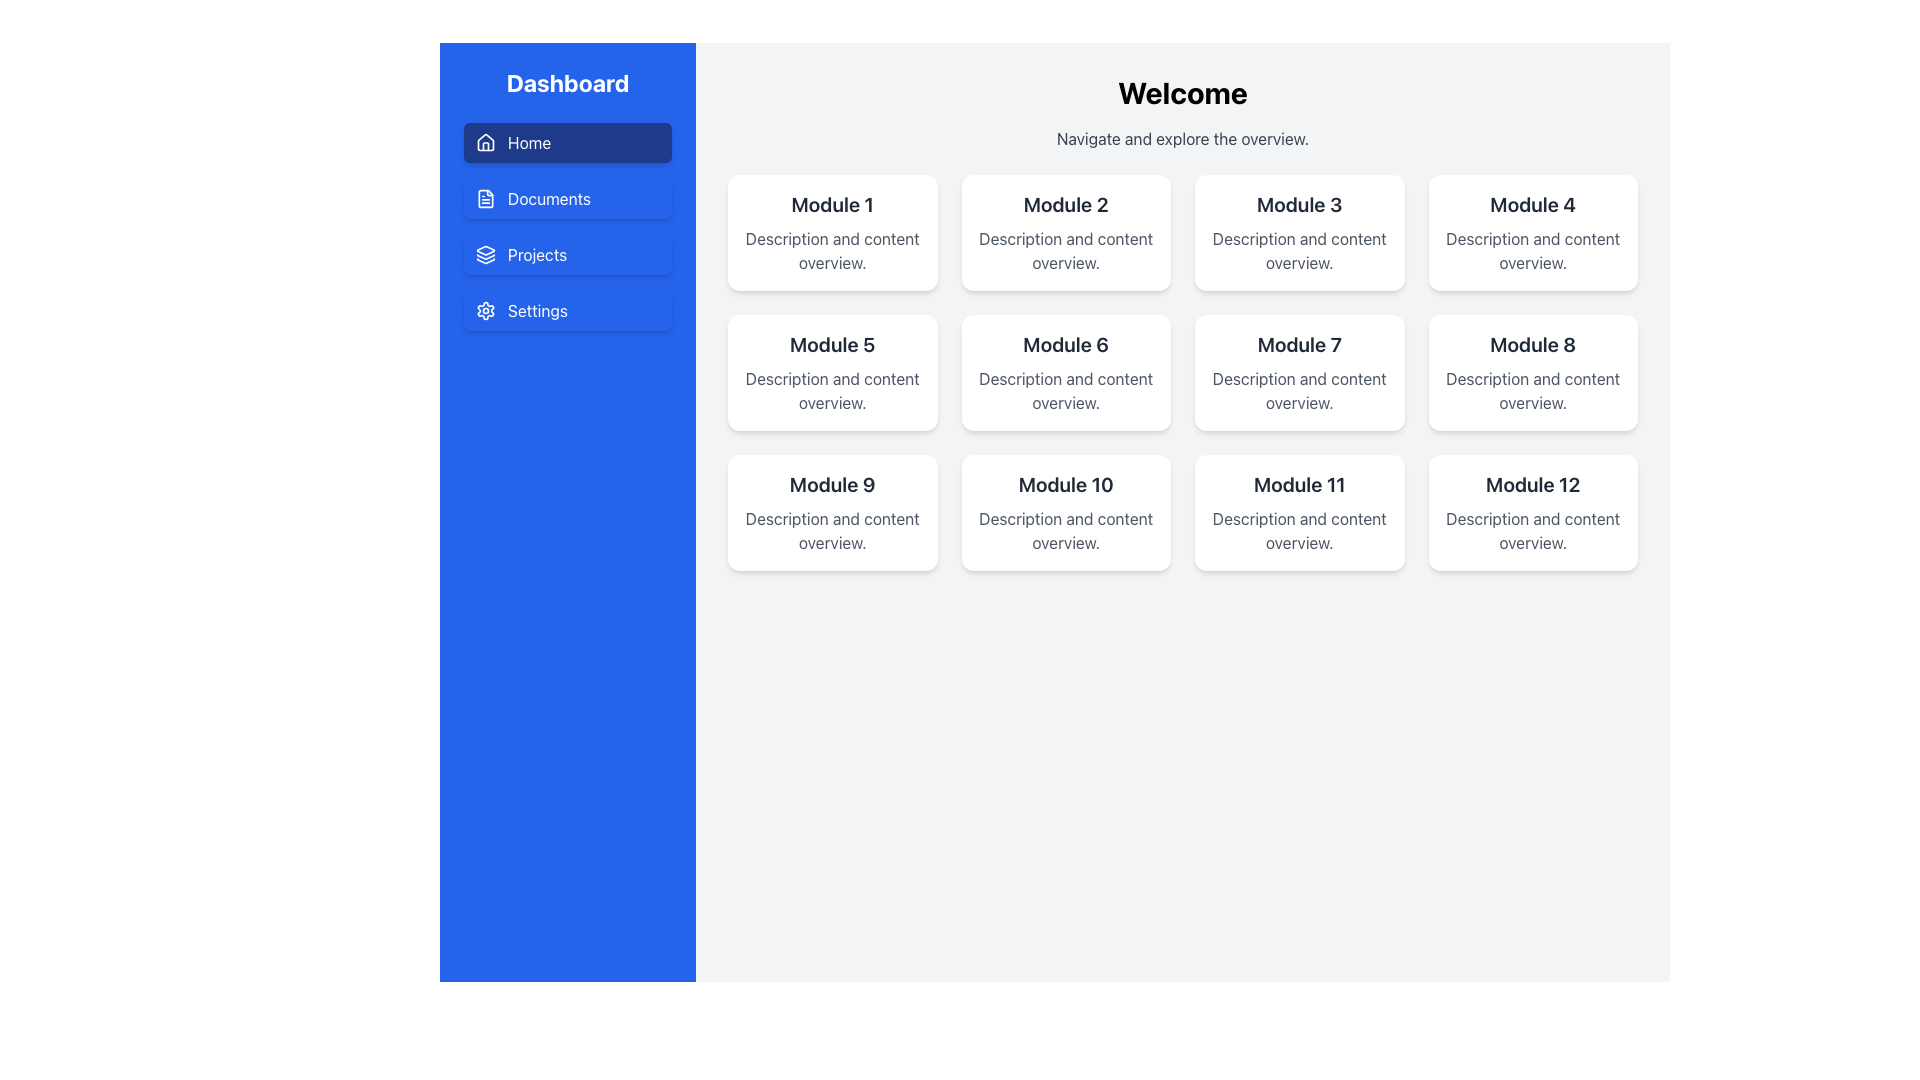  I want to click on the static text displaying 'Description and content overview.' located beneath the title 'Module 9', so click(832, 530).